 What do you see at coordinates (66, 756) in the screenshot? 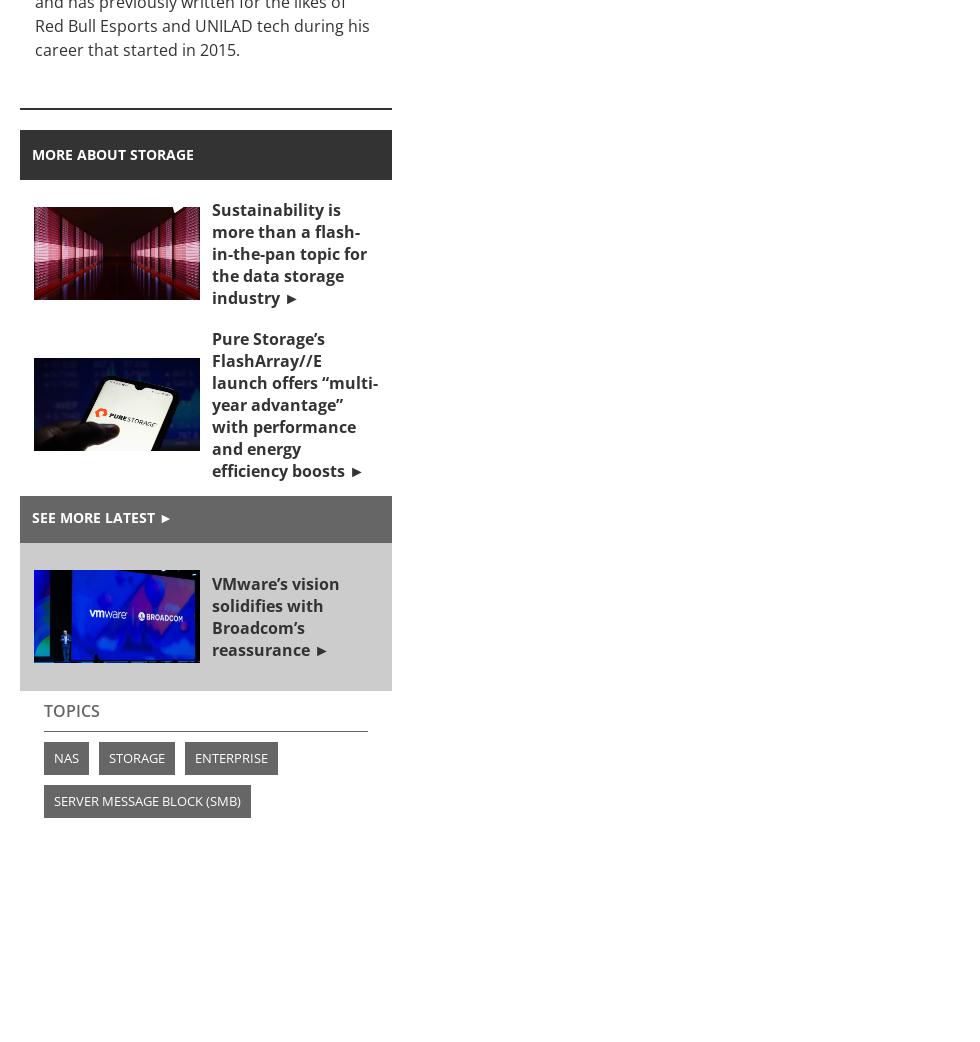
I see `'NAS'` at bounding box center [66, 756].